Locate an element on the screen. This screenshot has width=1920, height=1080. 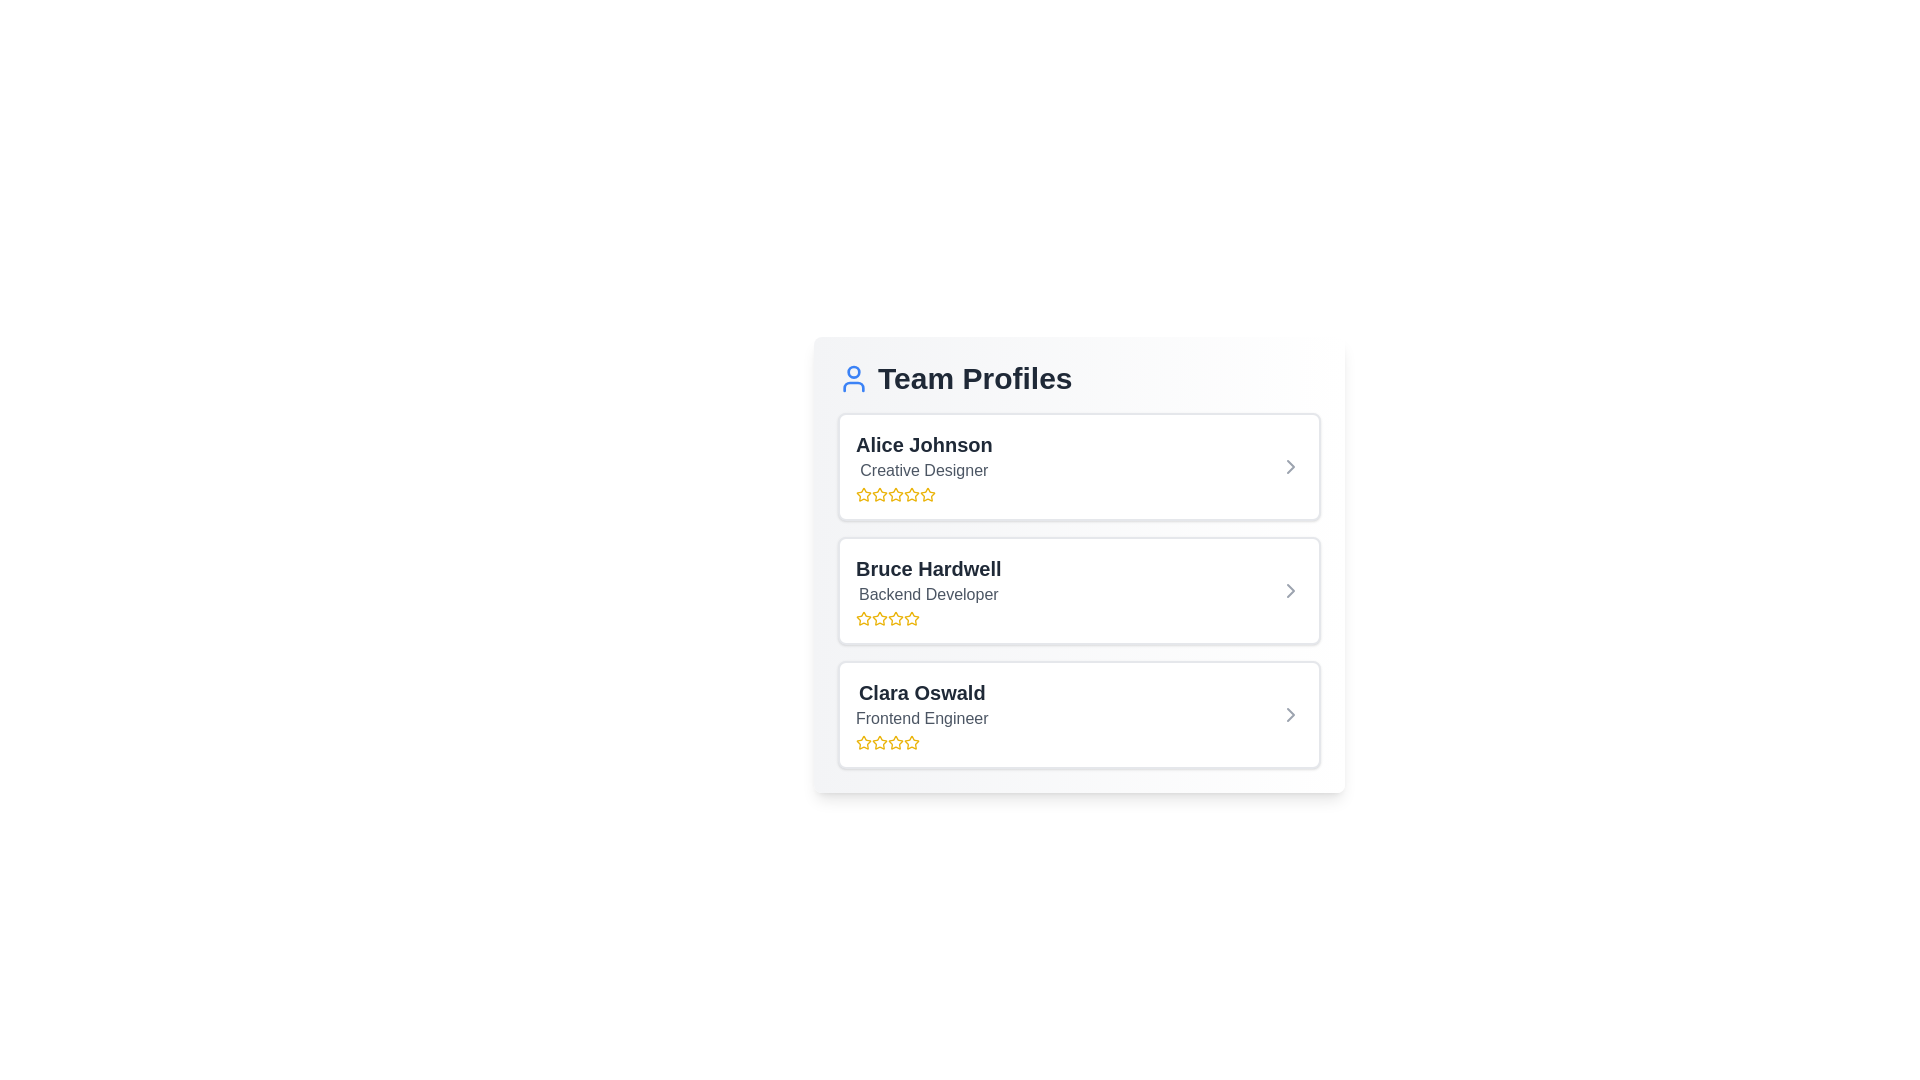
arrow icon next to the profile Alice Johnson is located at coordinates (1291, 466).